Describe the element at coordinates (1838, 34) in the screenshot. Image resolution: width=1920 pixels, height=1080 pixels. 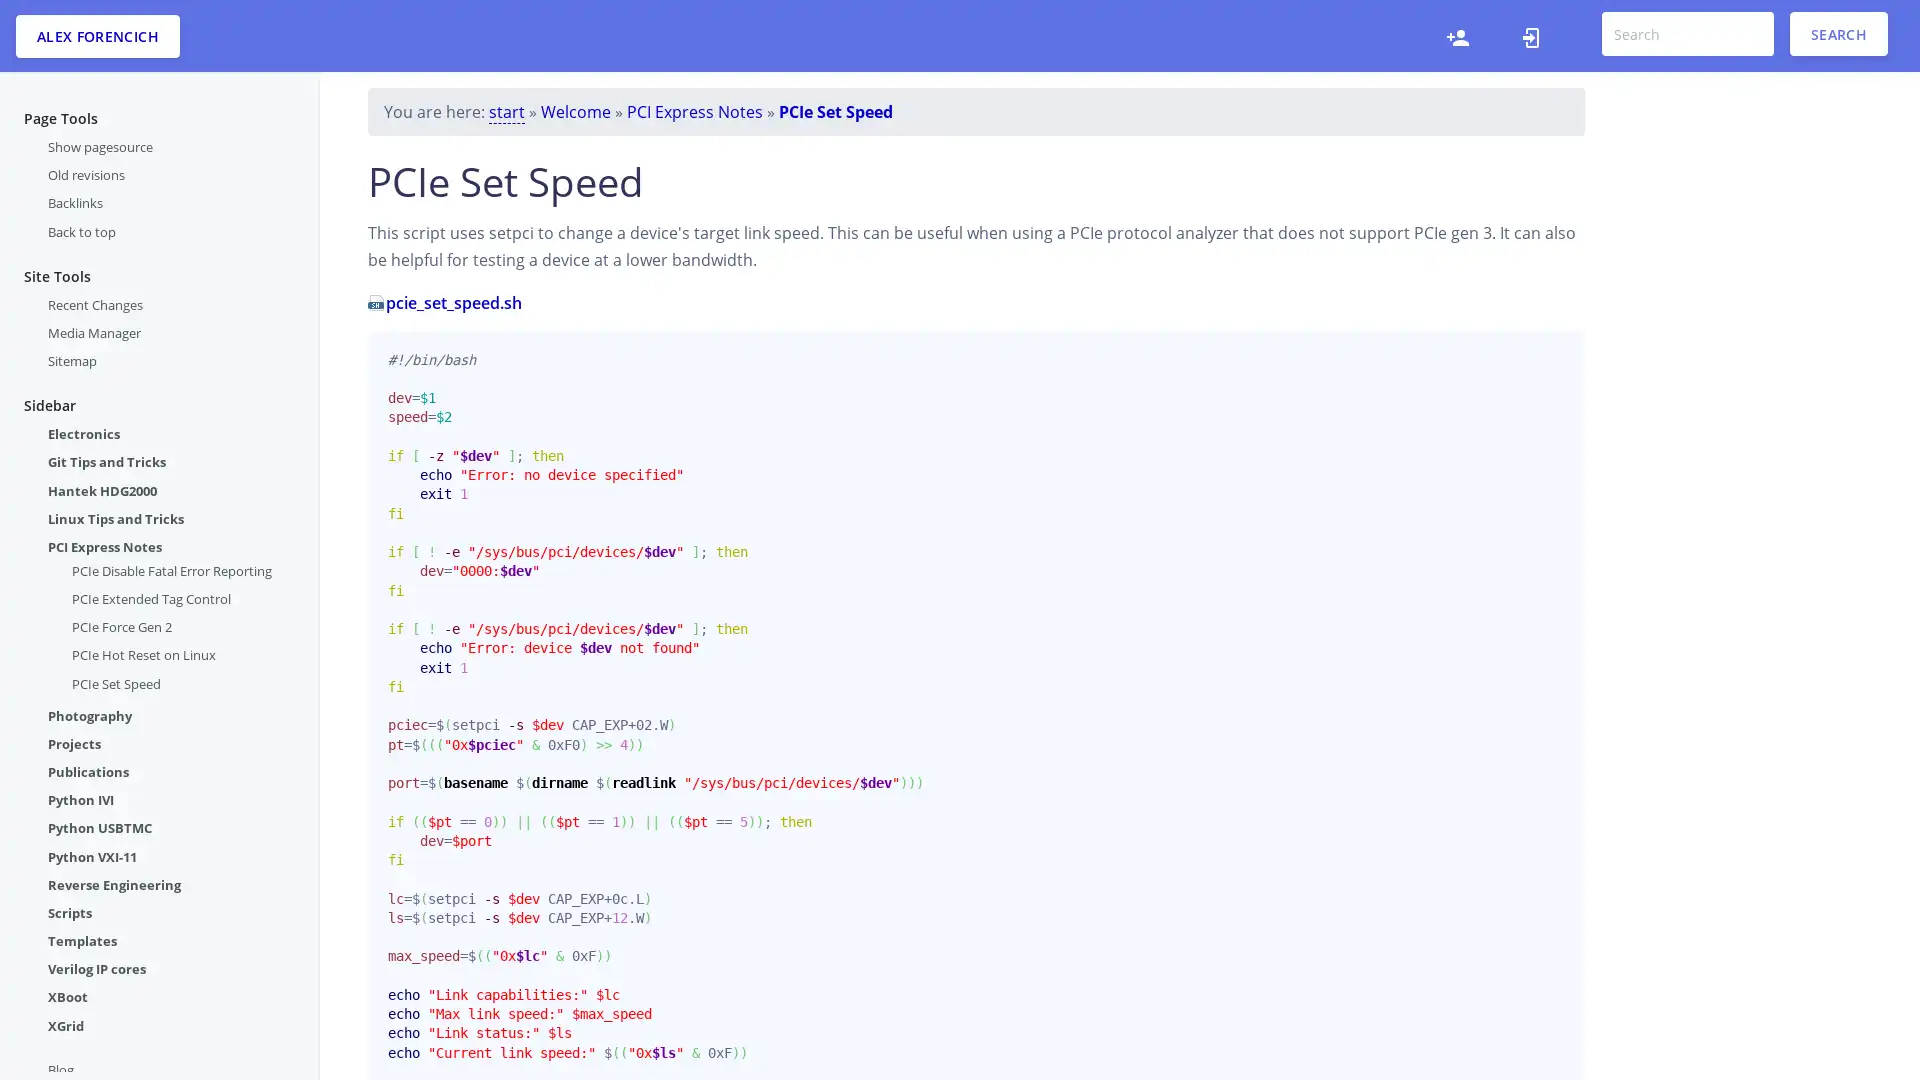
I see `SEARCH` at that location.